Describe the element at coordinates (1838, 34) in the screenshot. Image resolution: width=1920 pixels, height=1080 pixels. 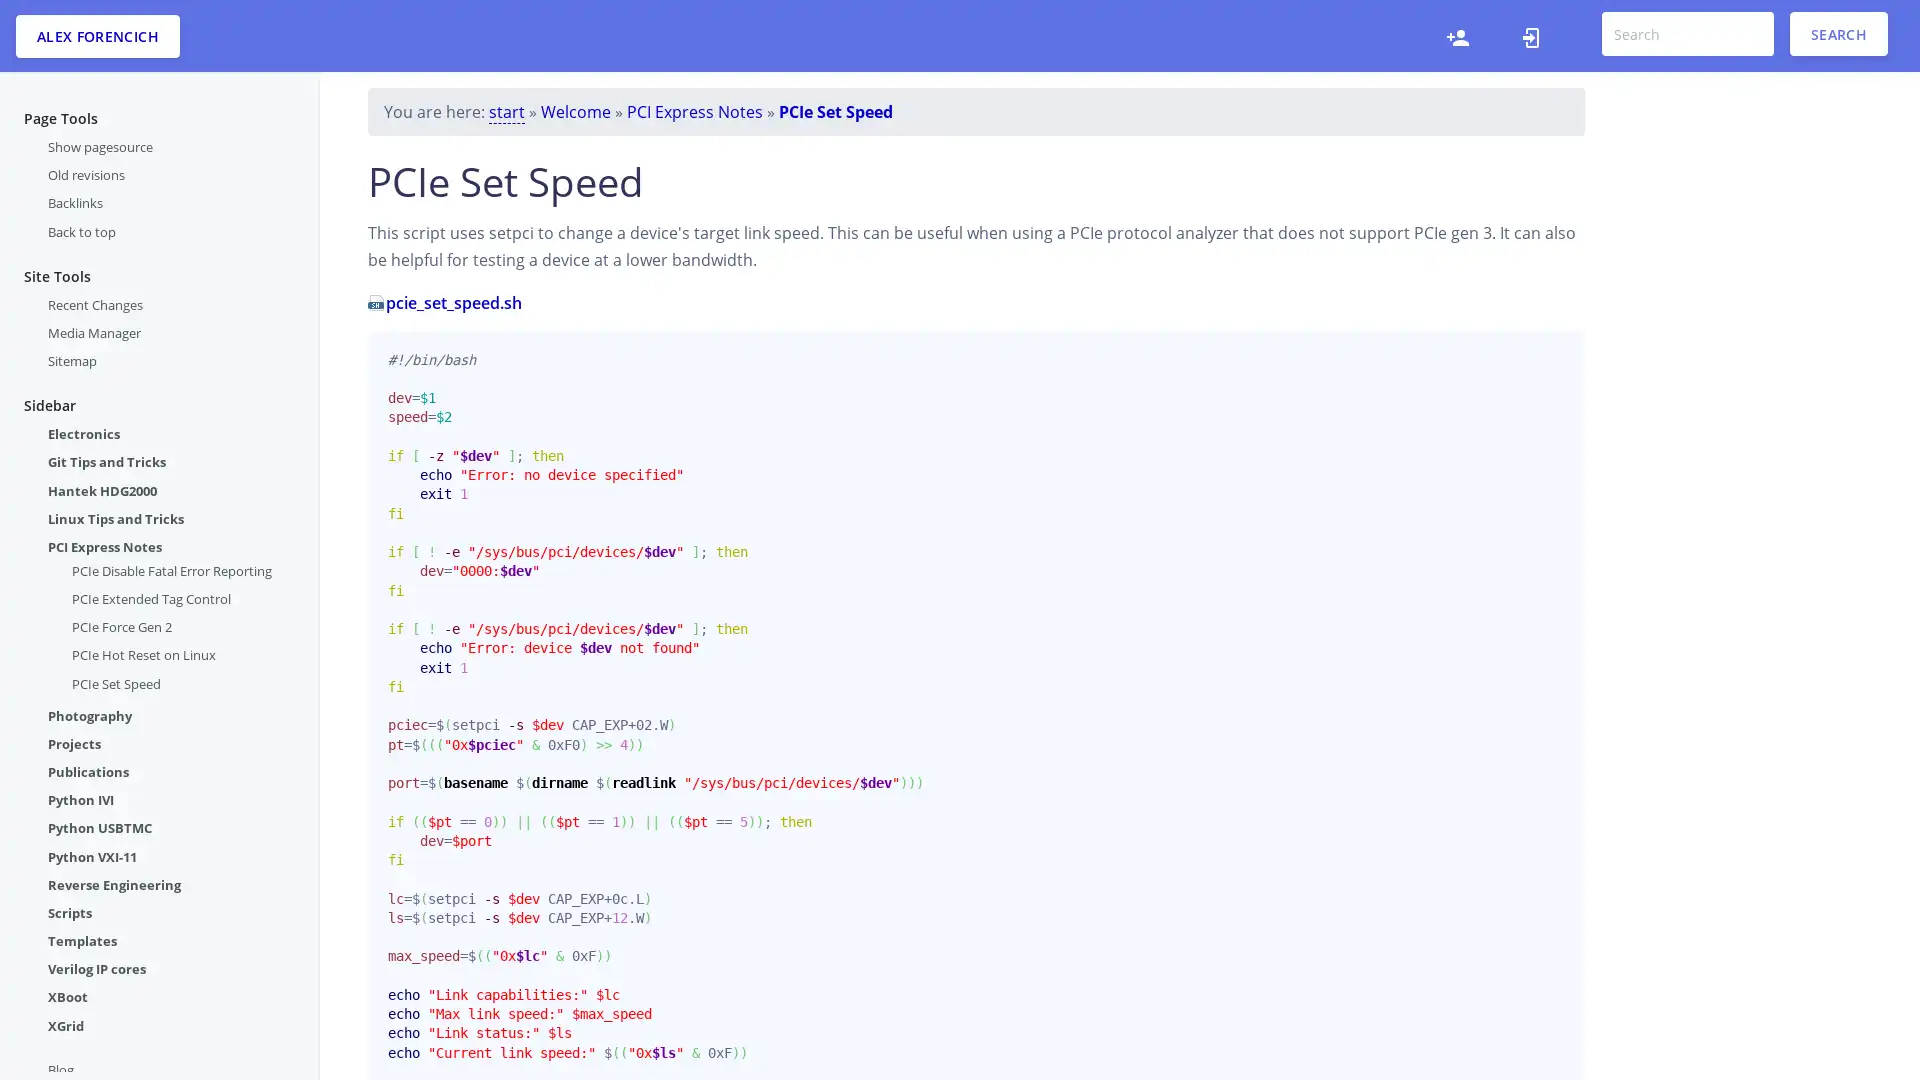
I see `SEARCH` at that location.